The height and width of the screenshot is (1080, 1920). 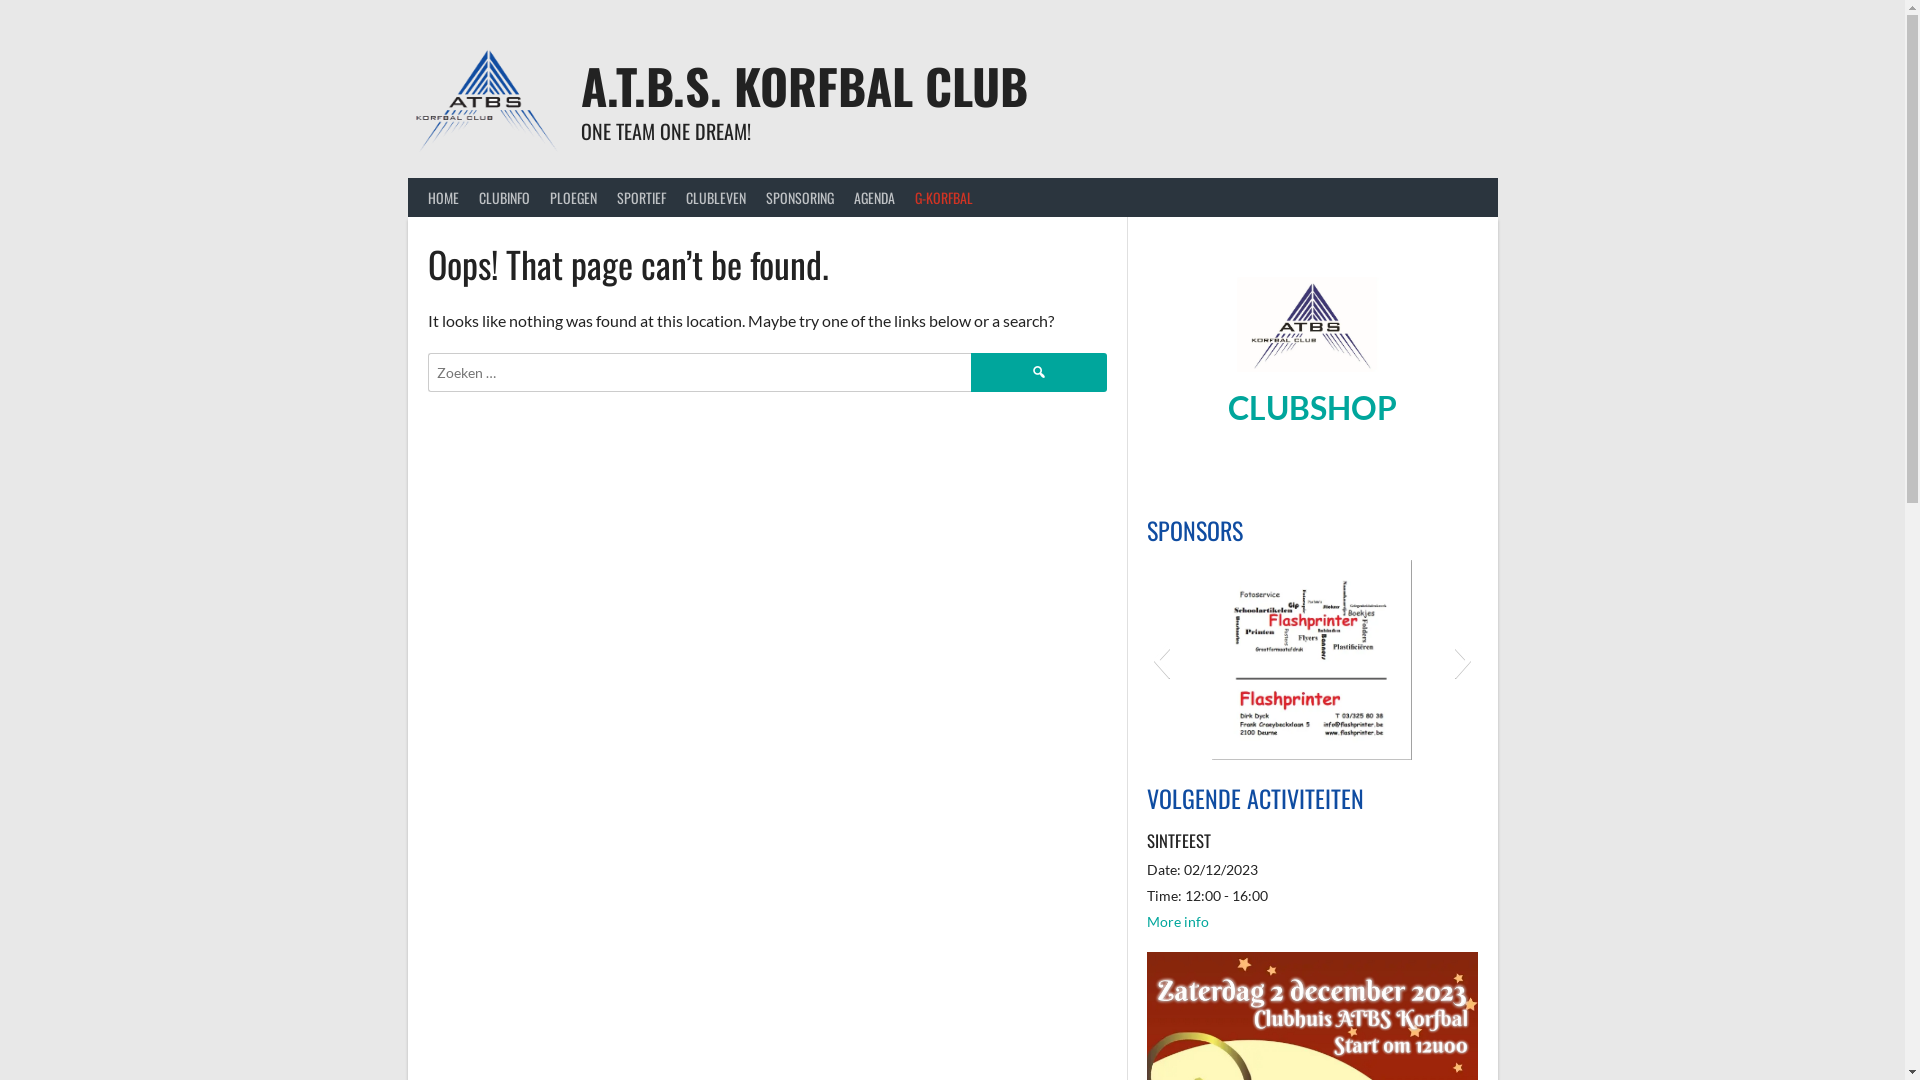 I want to click on 'PLOEGEN', so click(x=572, y=197).